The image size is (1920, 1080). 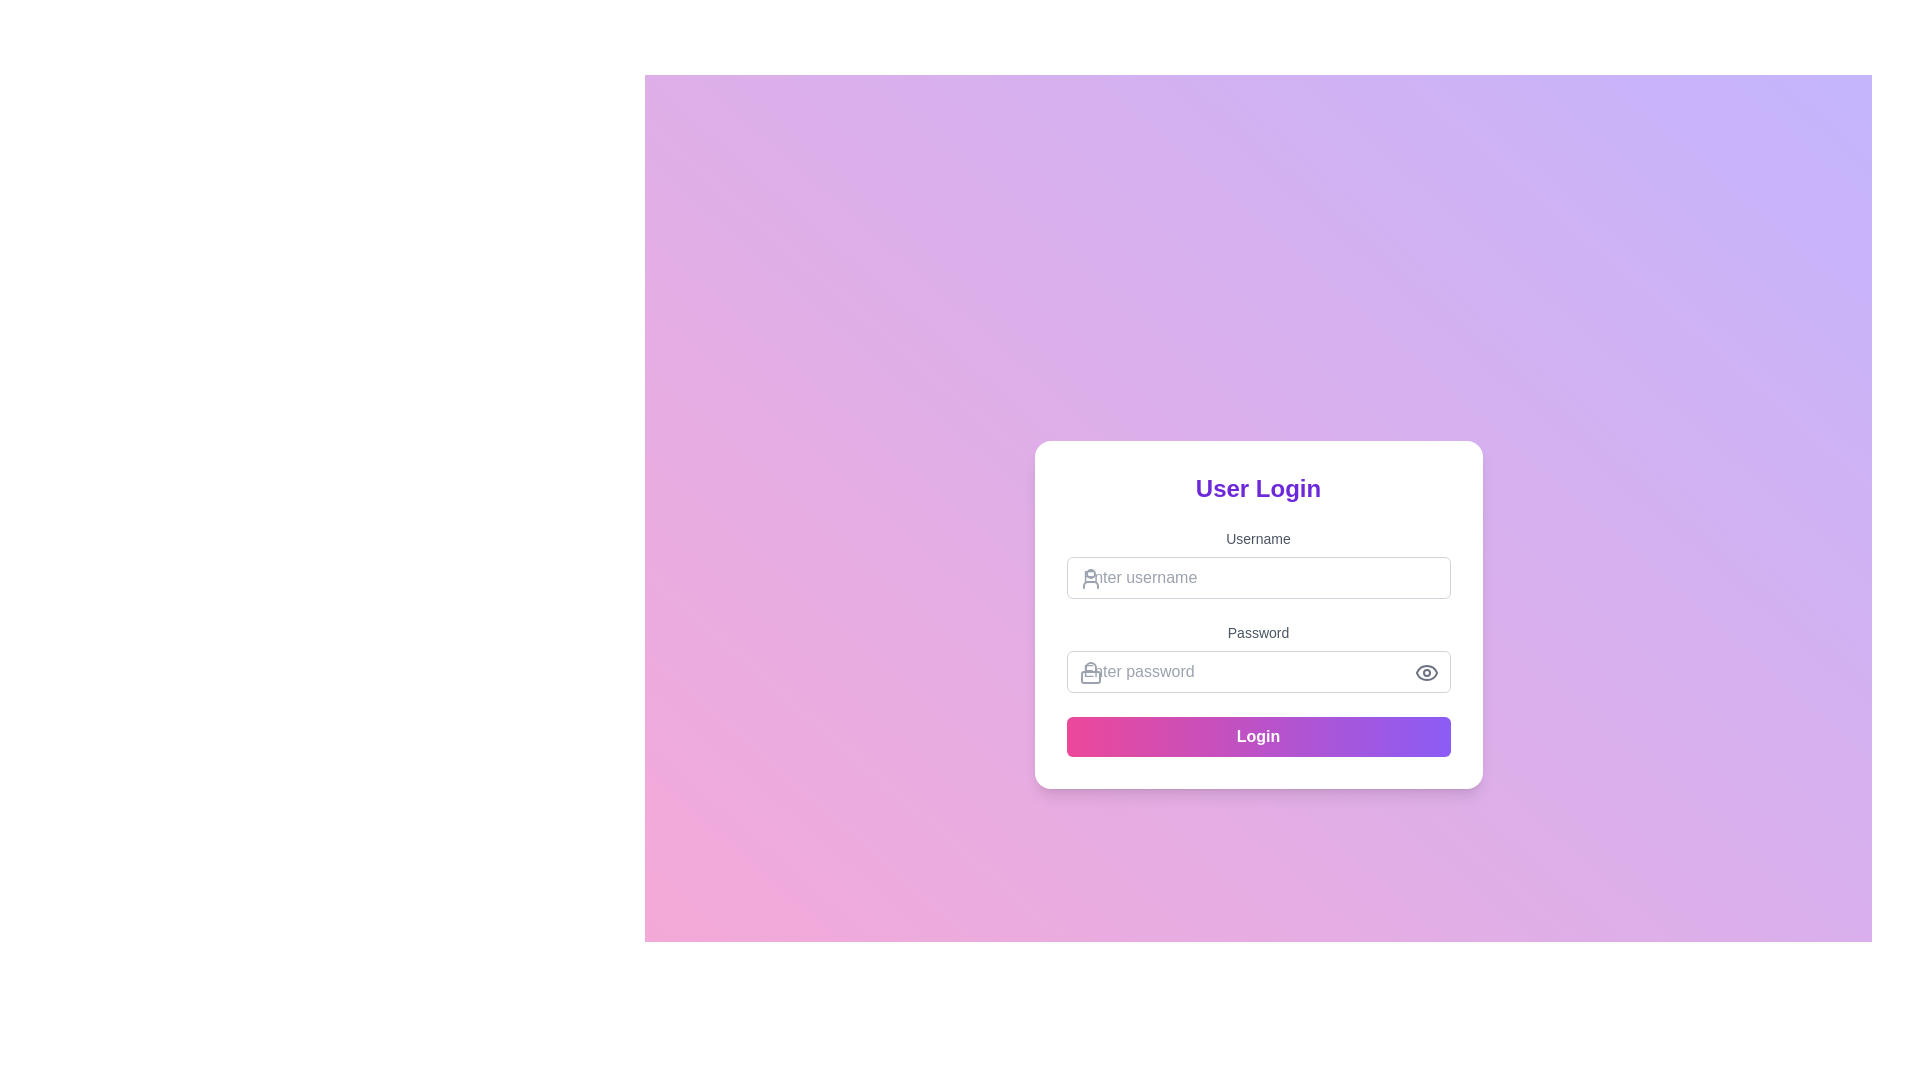 What do you see at coordinates (1257, 632) in the screenshot?
I see `the Text Label that guides users to input their password, positioned above the password input field and below the 'Username' input section` at bounding box center [1257, 632].